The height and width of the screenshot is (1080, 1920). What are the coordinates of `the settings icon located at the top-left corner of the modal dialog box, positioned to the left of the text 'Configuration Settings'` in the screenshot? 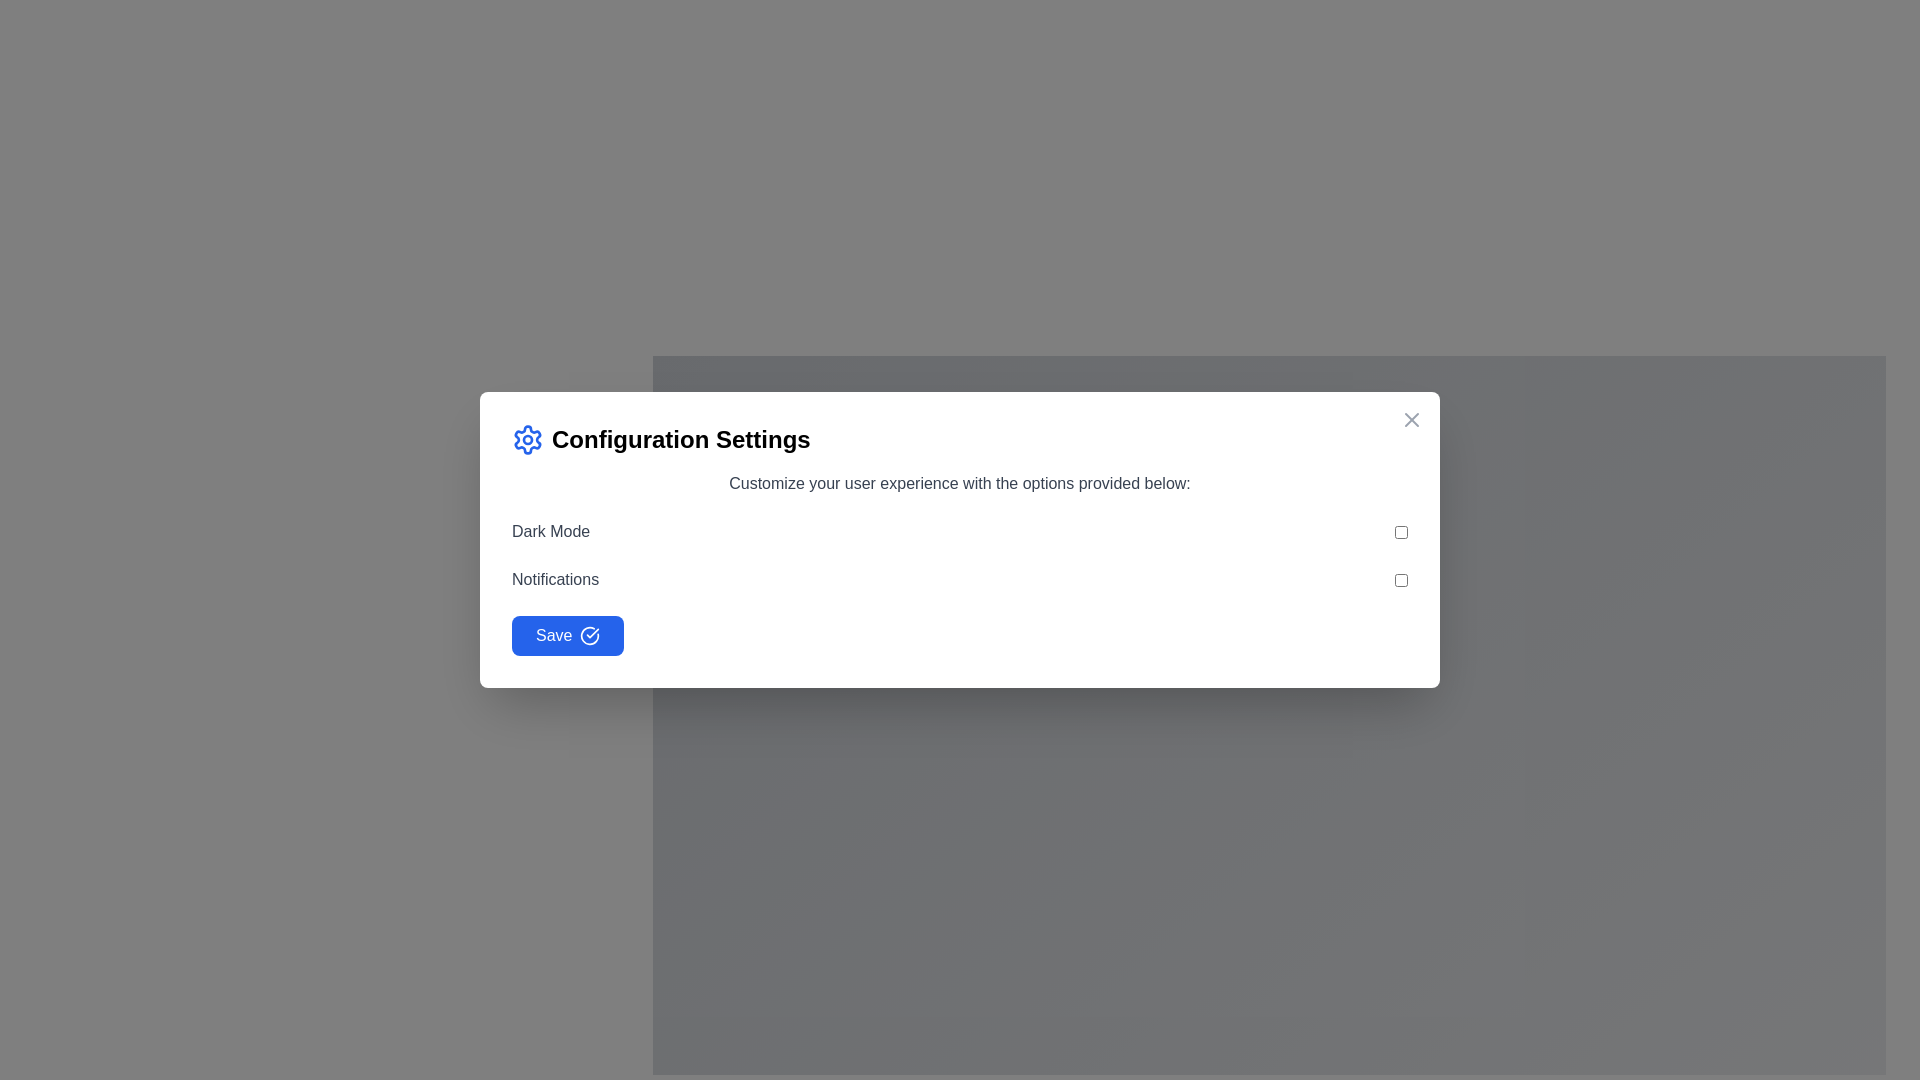 It's located at (528, 438).